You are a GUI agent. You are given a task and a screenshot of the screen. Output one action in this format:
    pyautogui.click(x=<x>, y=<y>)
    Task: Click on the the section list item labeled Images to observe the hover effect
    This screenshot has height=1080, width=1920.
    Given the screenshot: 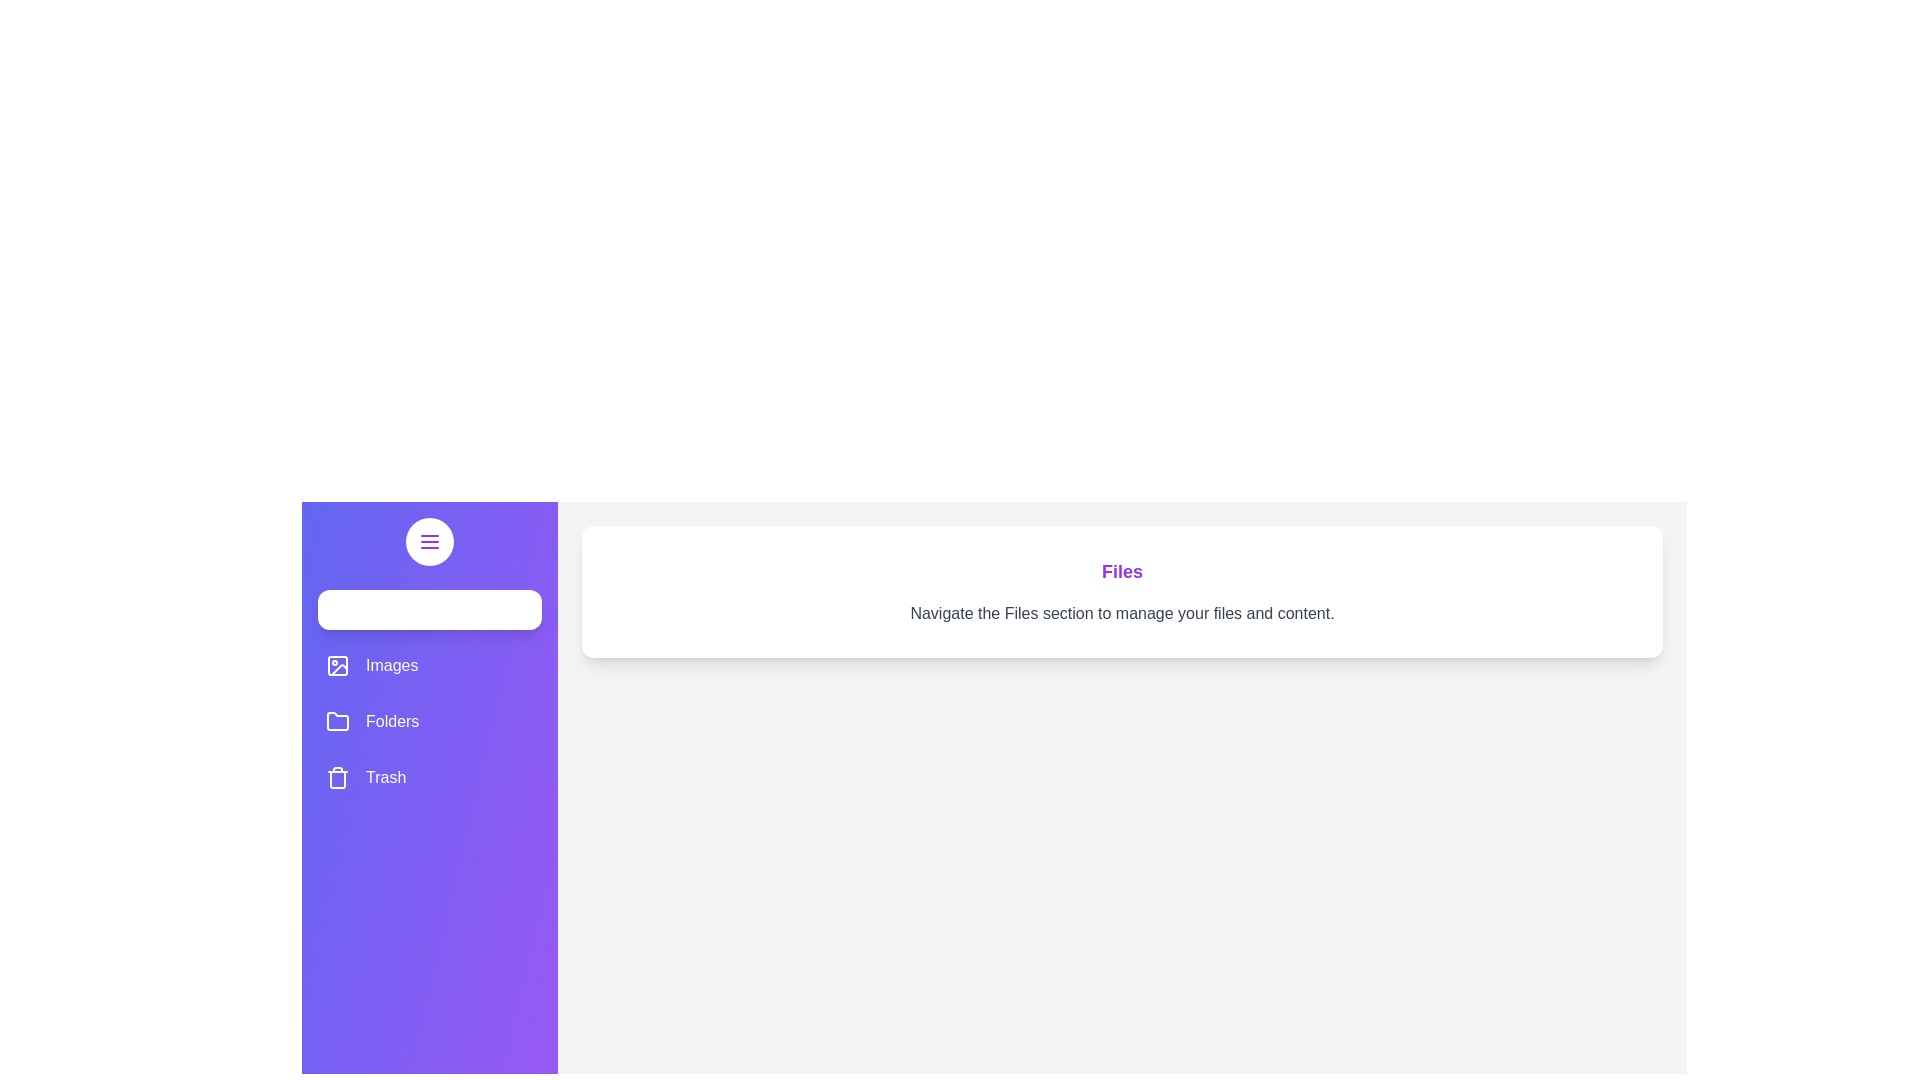 What is the action you would take?
    pyautogui.click(x=429, y=666)
    